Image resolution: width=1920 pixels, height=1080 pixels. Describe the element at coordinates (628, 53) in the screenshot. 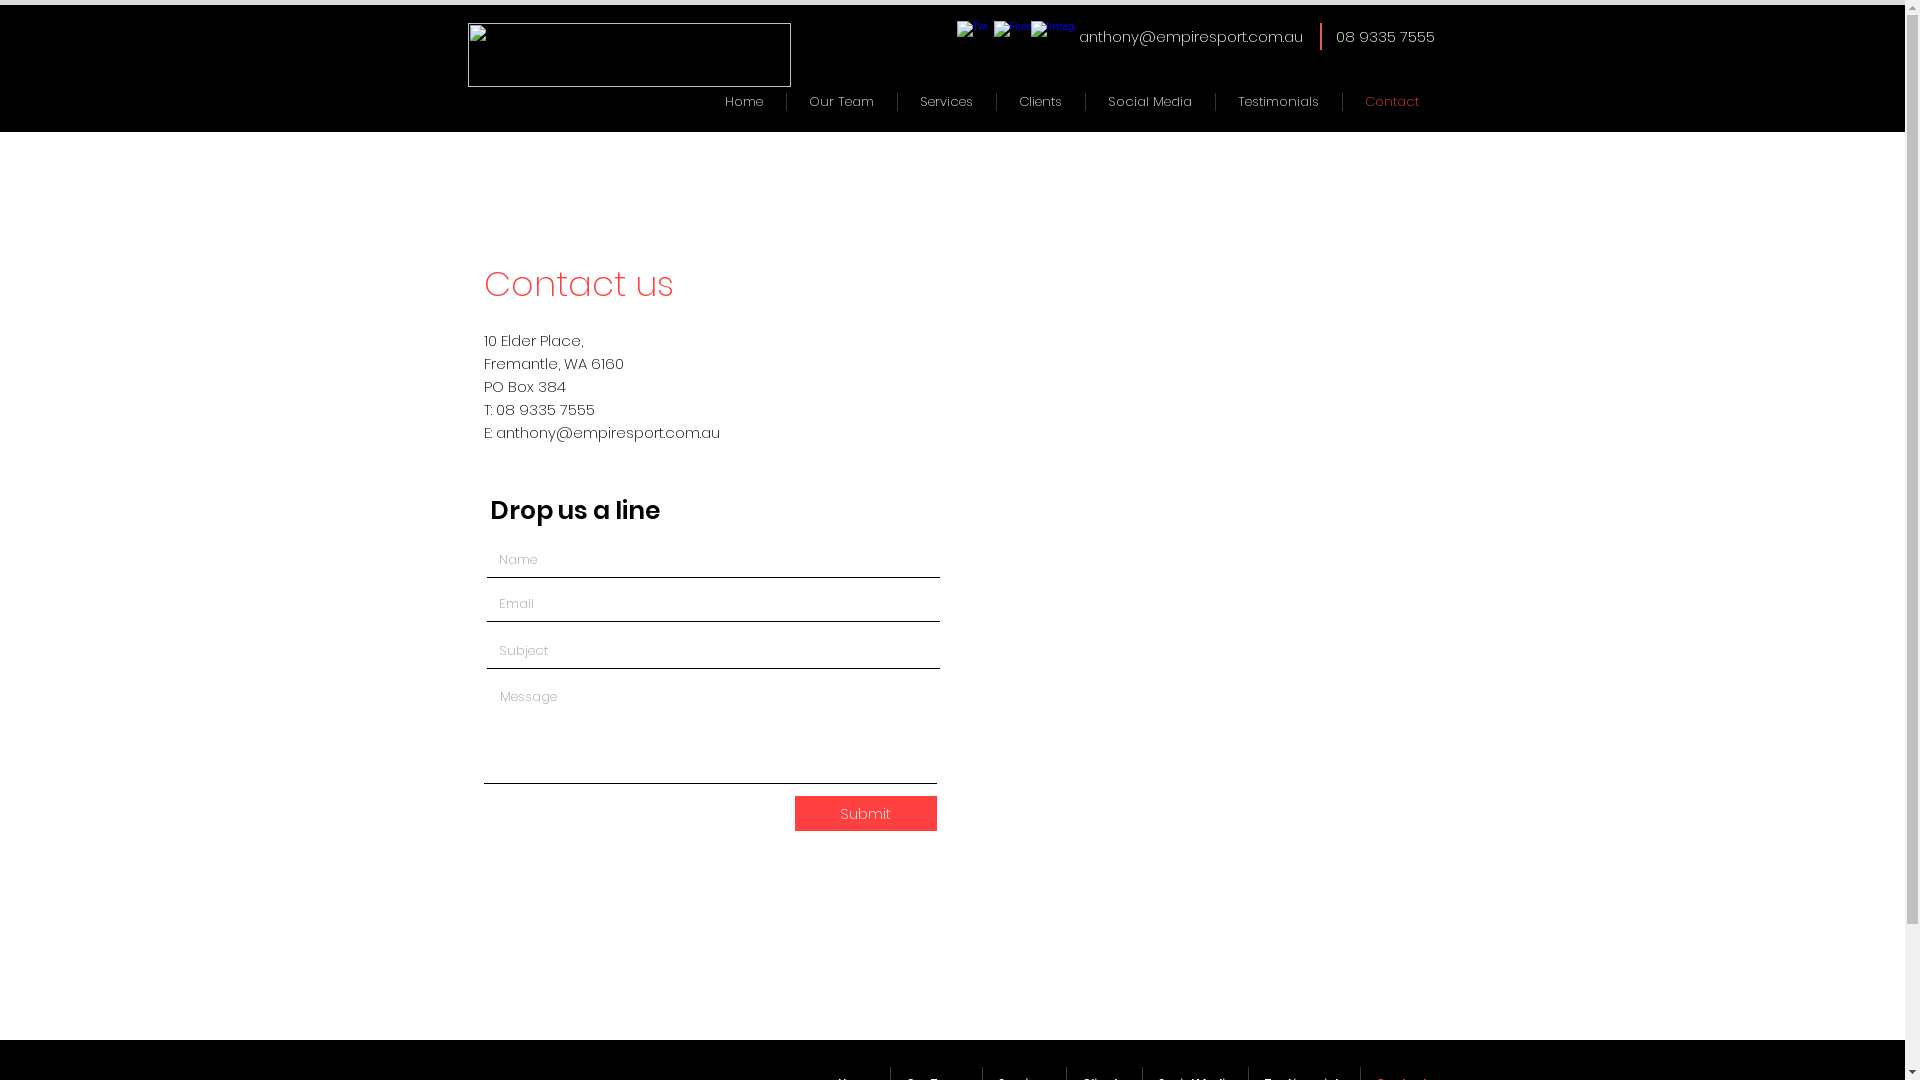

I see `'empire sport man-Artboard 1 copy.png'` at that location.